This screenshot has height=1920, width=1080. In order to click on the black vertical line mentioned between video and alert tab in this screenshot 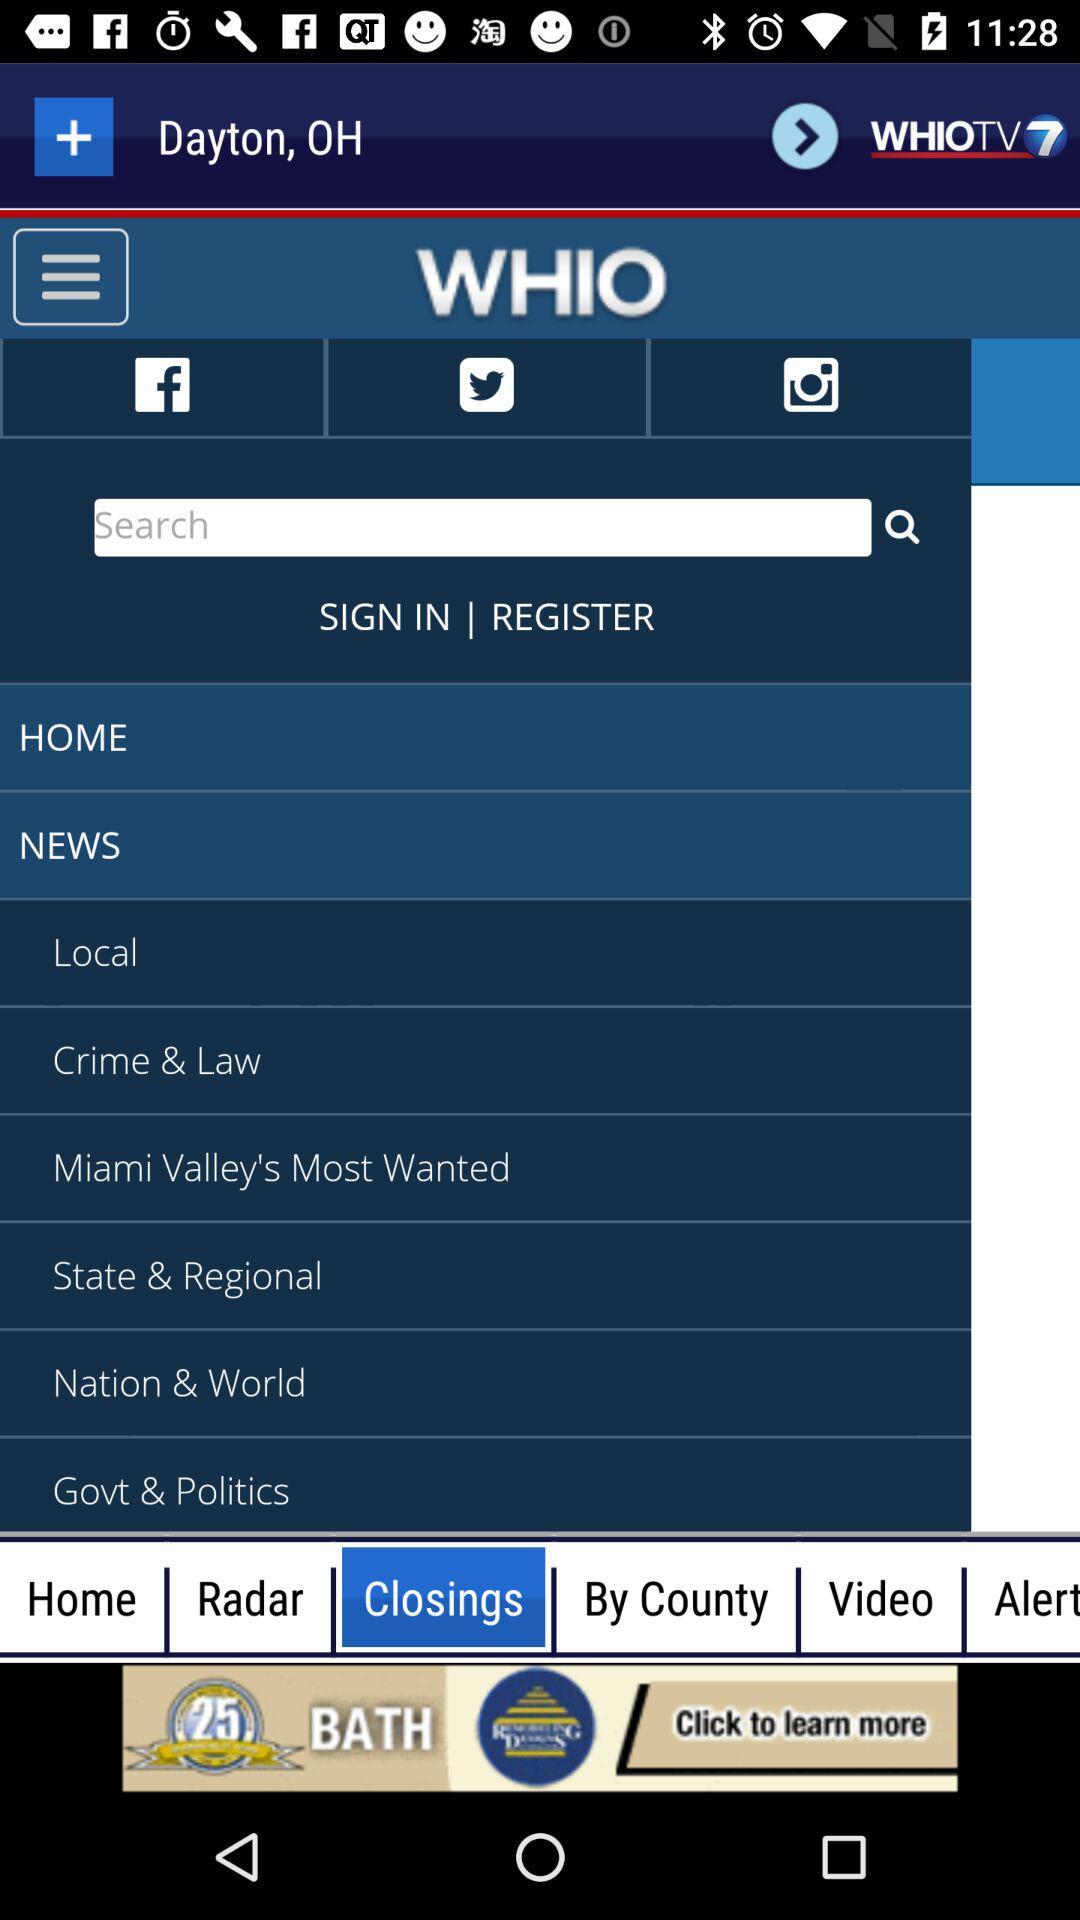, I will do `click(963, 1596)`.